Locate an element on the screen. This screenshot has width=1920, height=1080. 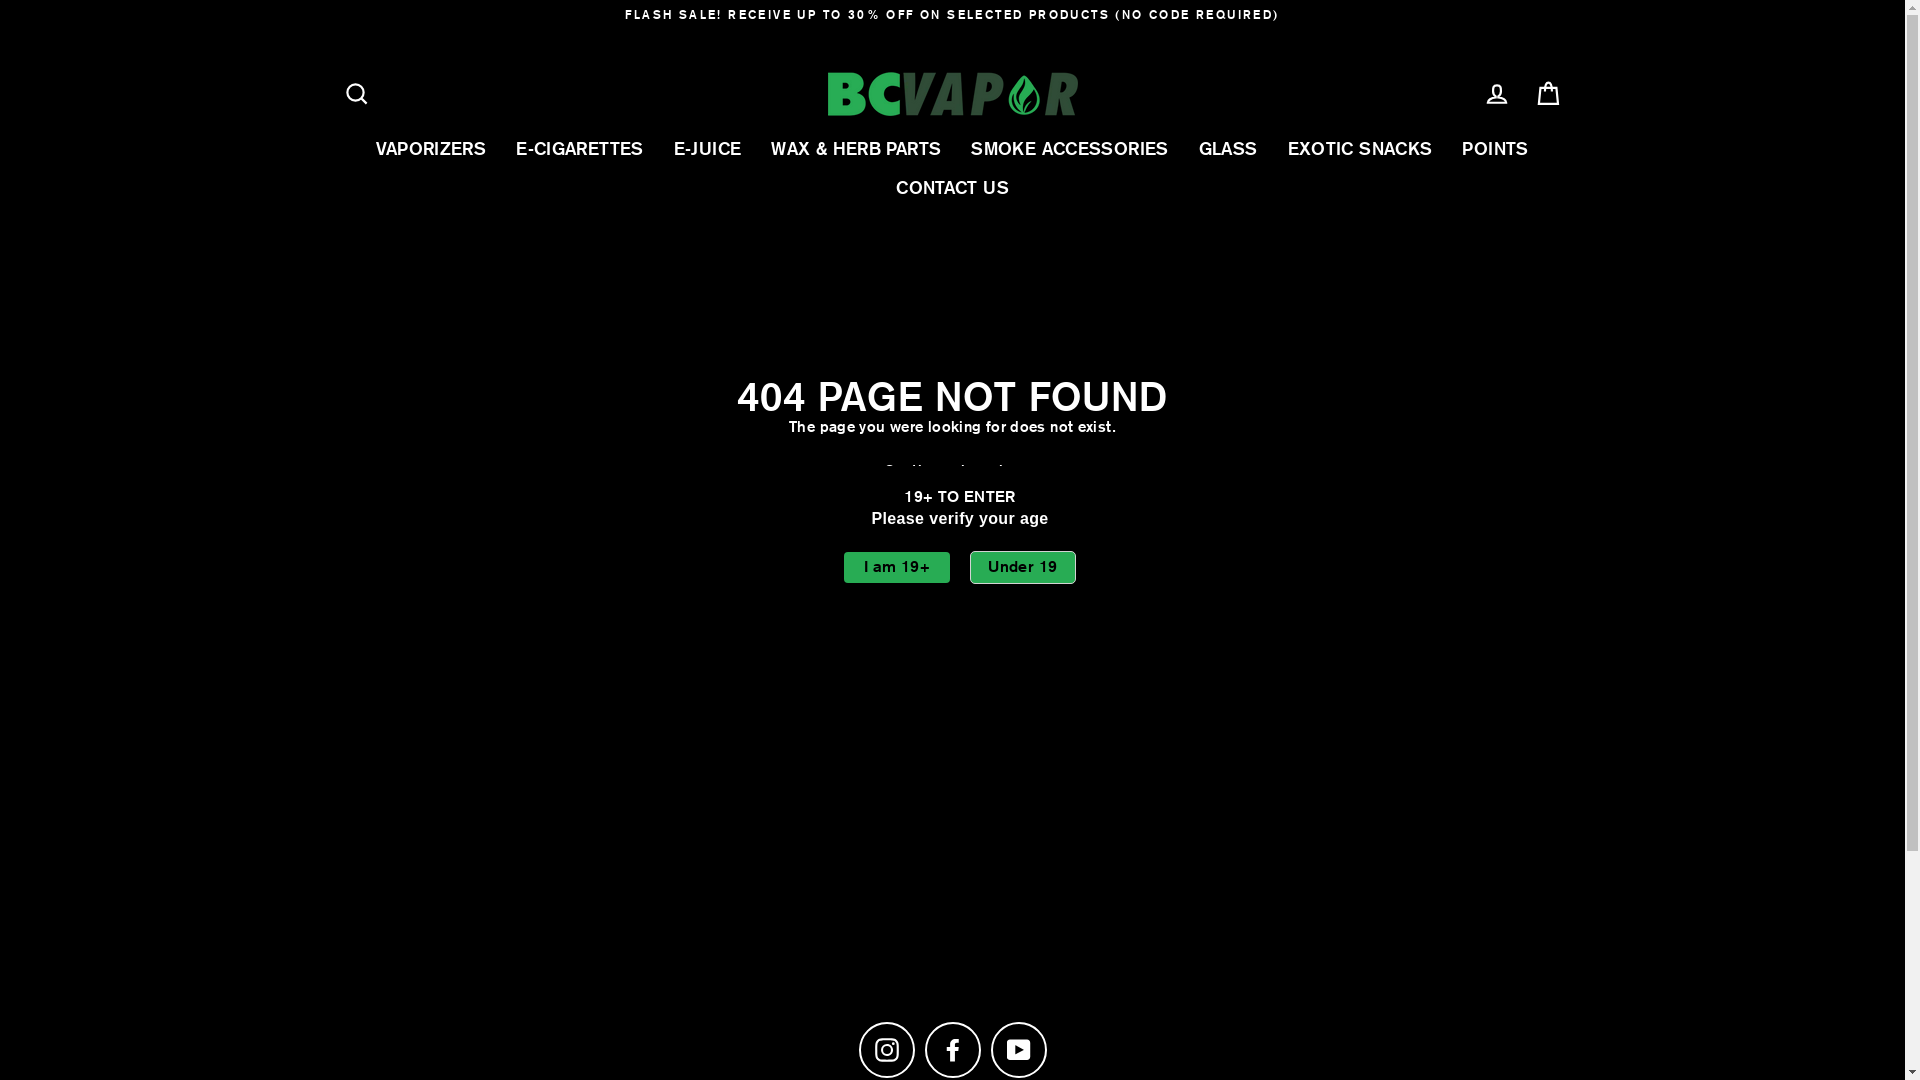
'YouTube' is located at coordinates (1017, 1048).